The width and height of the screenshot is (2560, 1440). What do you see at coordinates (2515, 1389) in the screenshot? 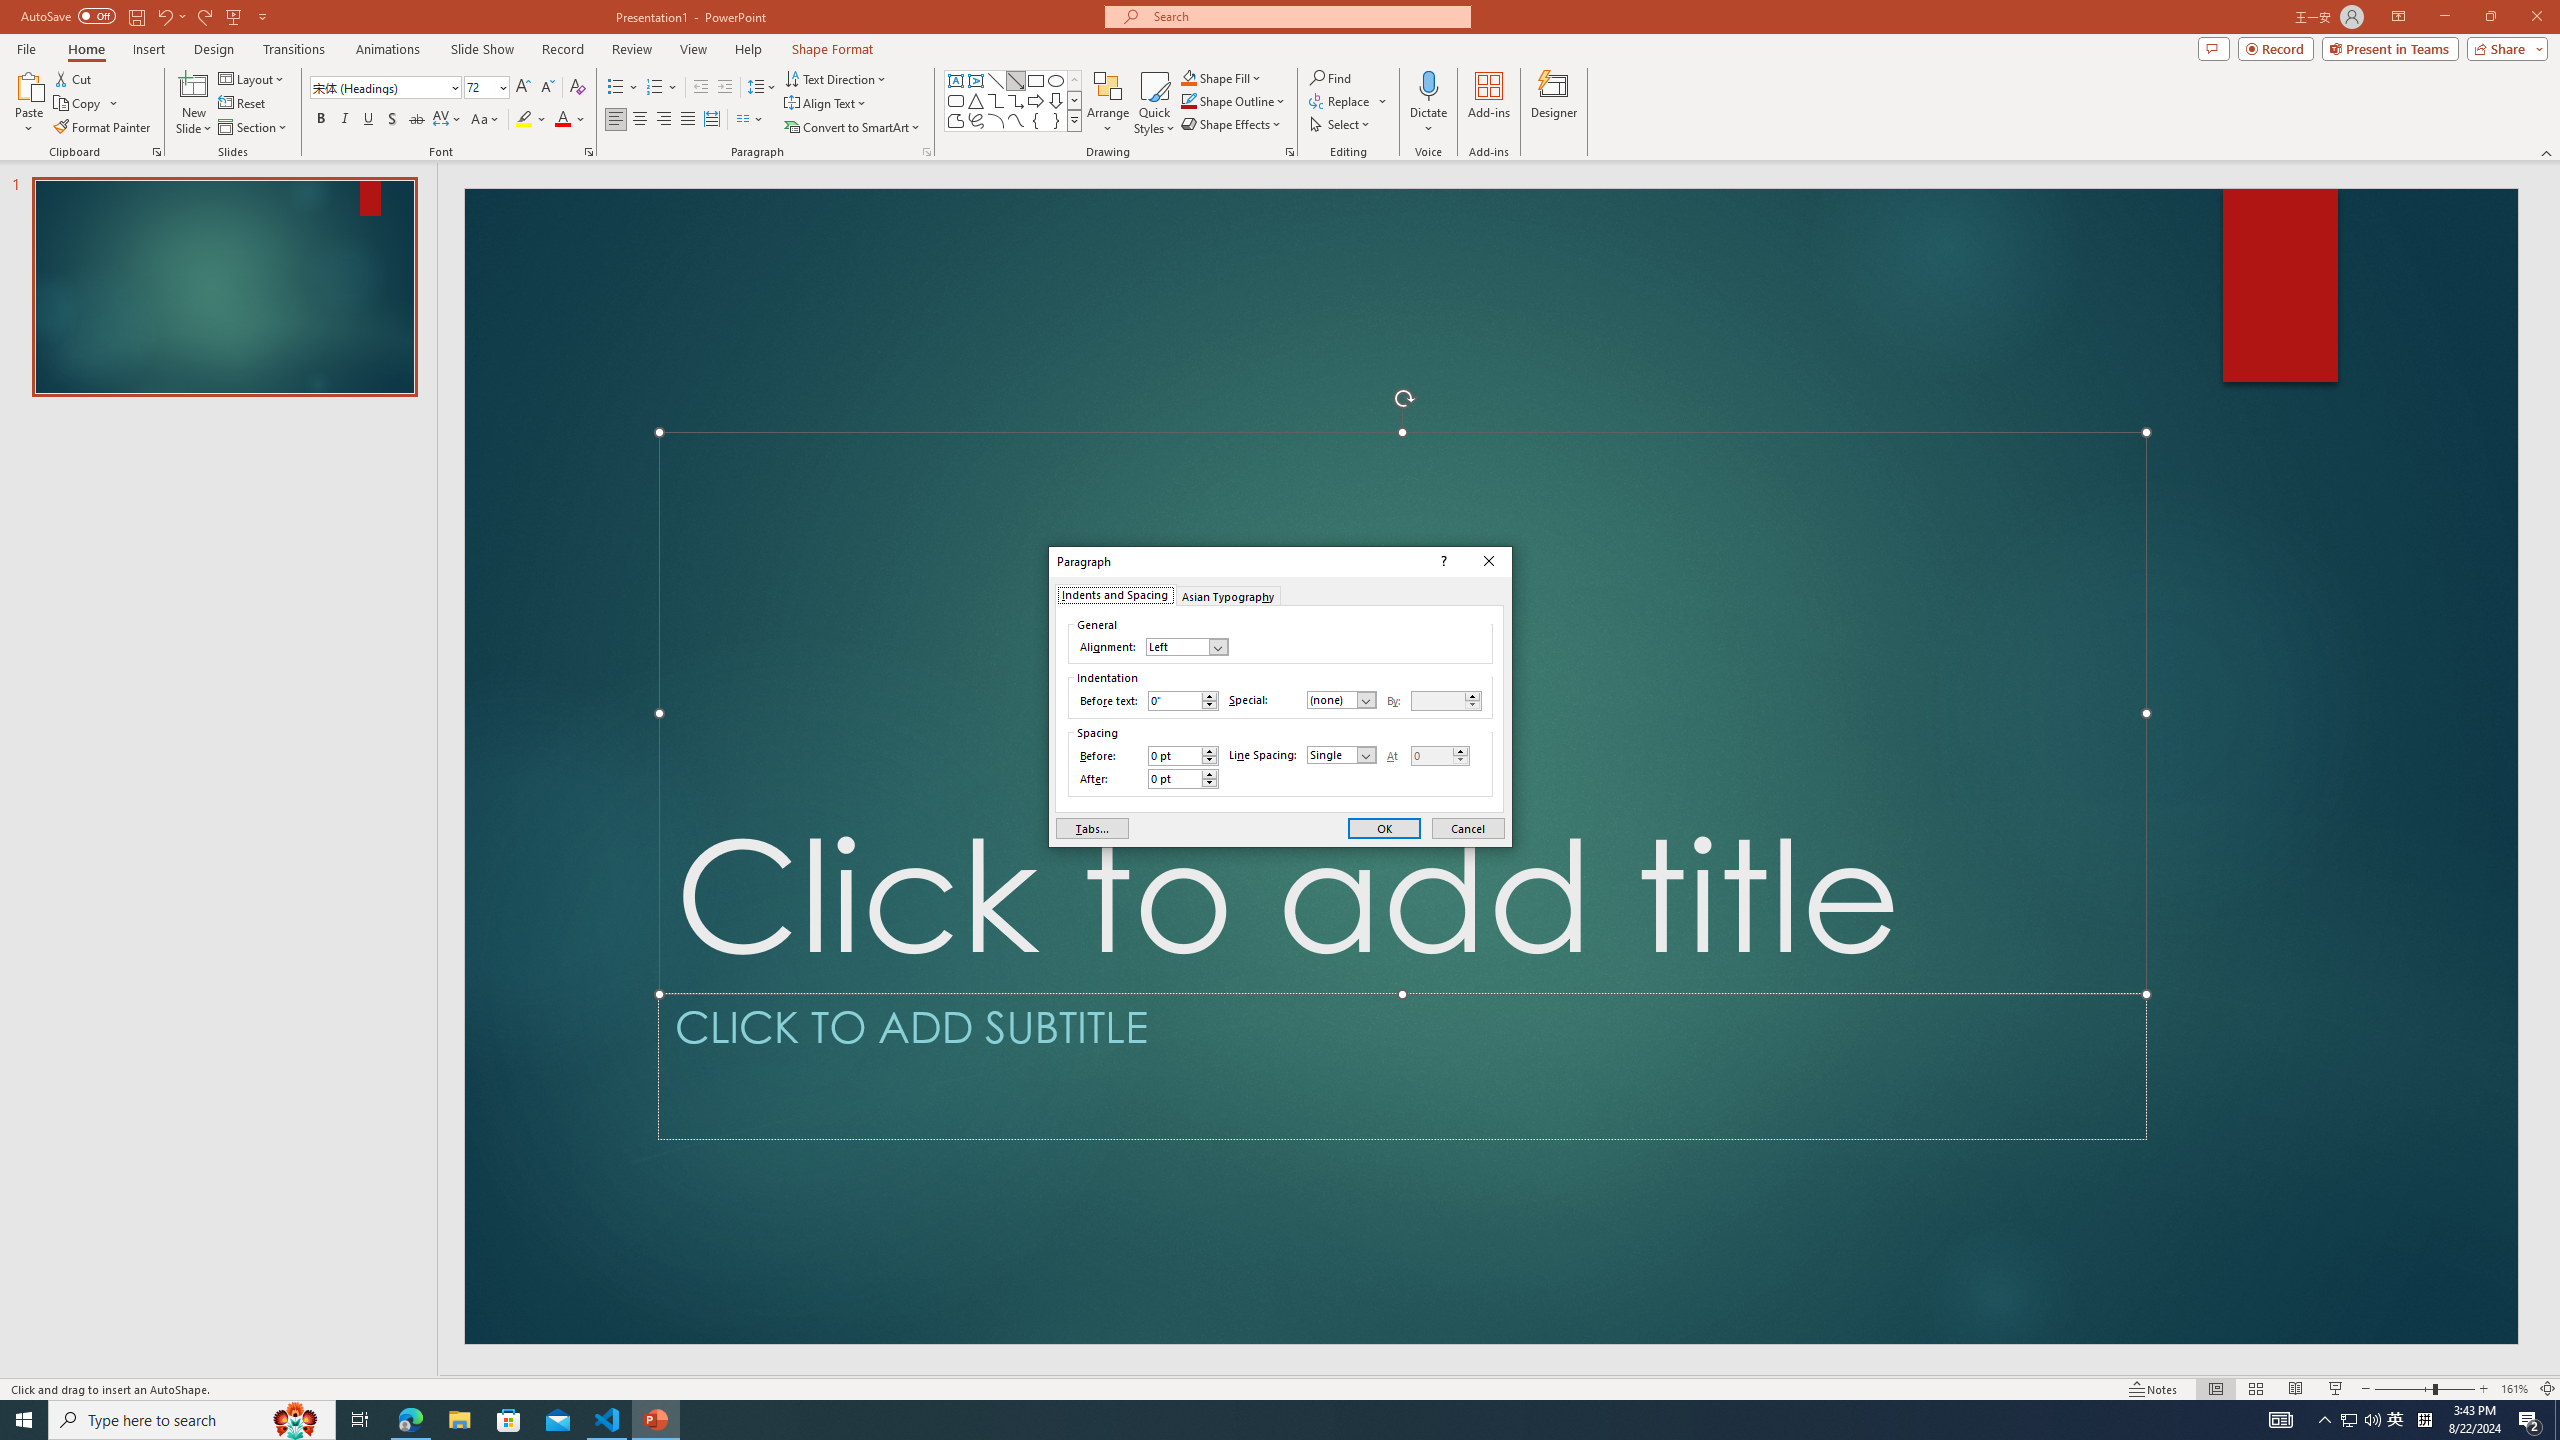
I see `'Zoom 161%'` at bounding box center [2515, 1389].